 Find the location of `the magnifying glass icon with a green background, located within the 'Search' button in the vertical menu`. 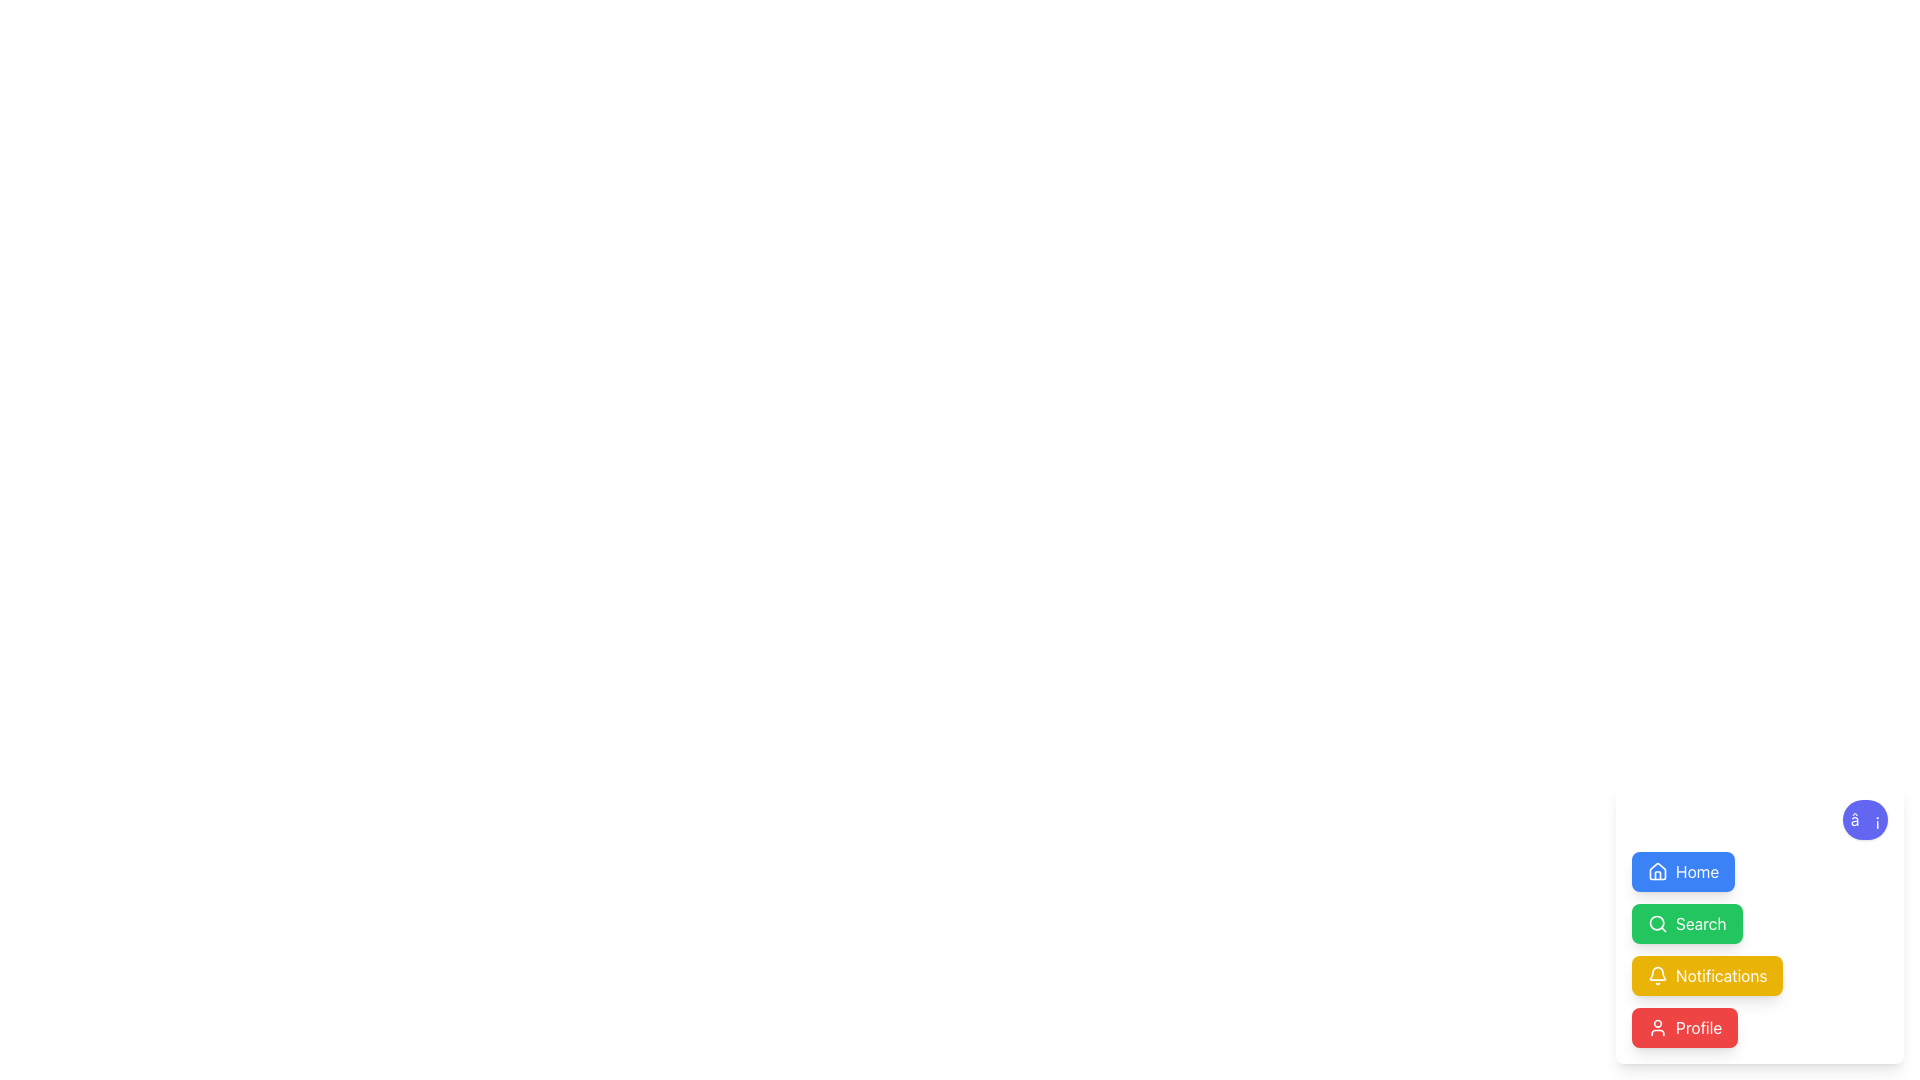

the magnifying glass icon with a green background, located within the 'Search' button in the vertical menu is located at coordinates (1657, 924).